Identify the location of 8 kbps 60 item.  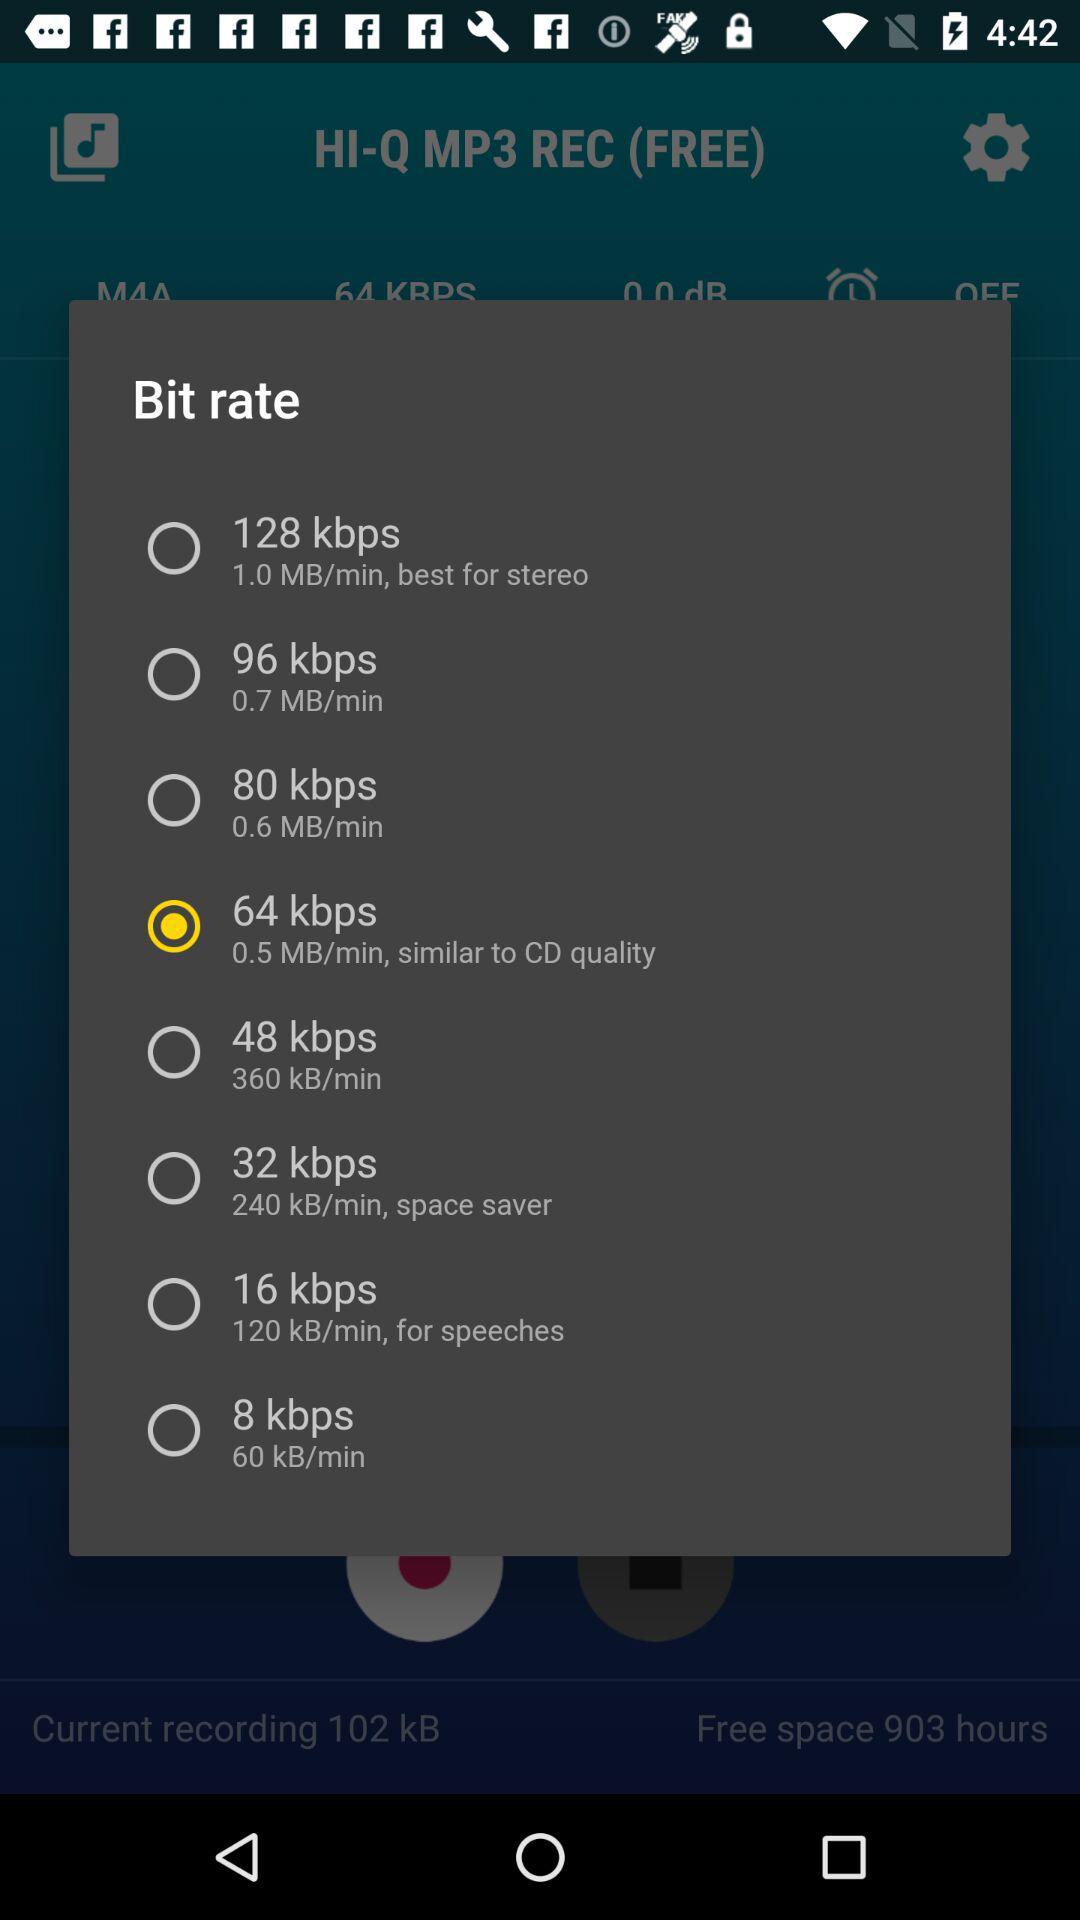
(292, 1429).